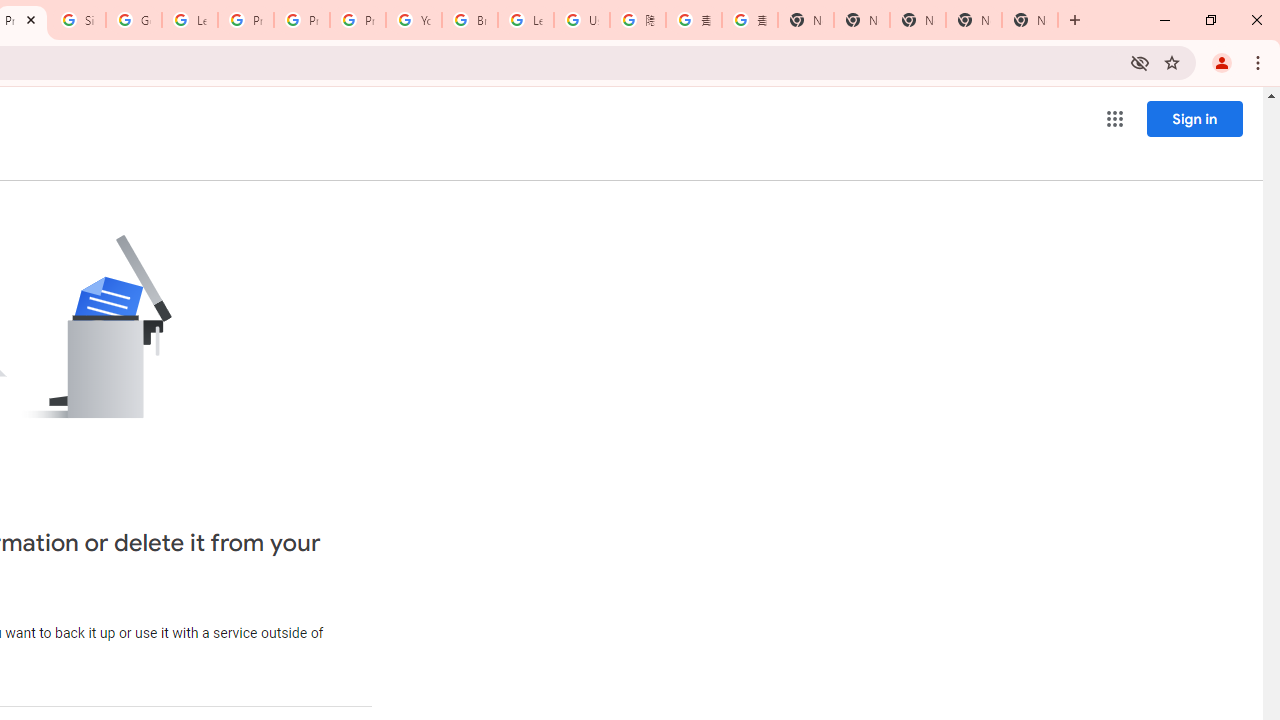 The height and width of the screenshot is (720, 1280). What do you see at coordinates (78, 20) in the screenshot?
I see `'Sign in - Google Accounts'` at bounding box center [78, 20].